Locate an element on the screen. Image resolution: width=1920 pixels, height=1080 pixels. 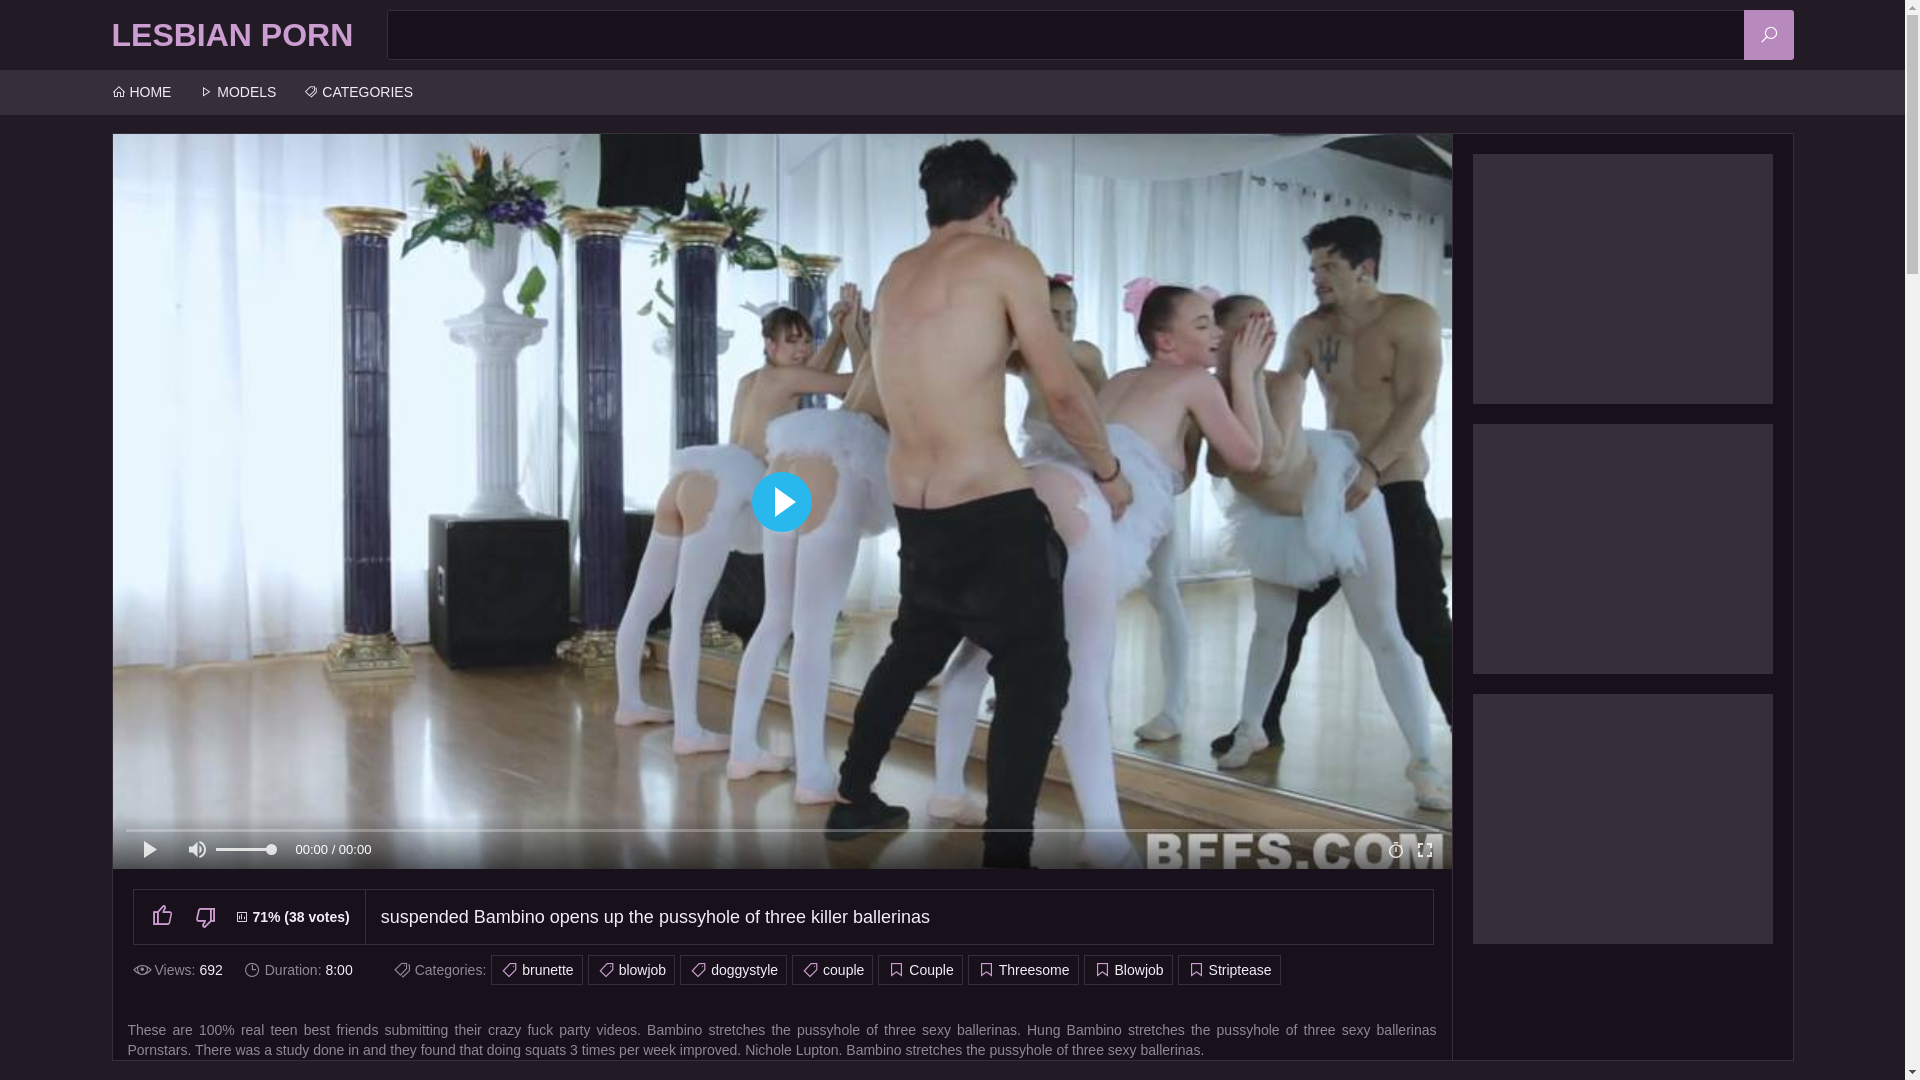
'Couple' is located at coordinates (919, 968).